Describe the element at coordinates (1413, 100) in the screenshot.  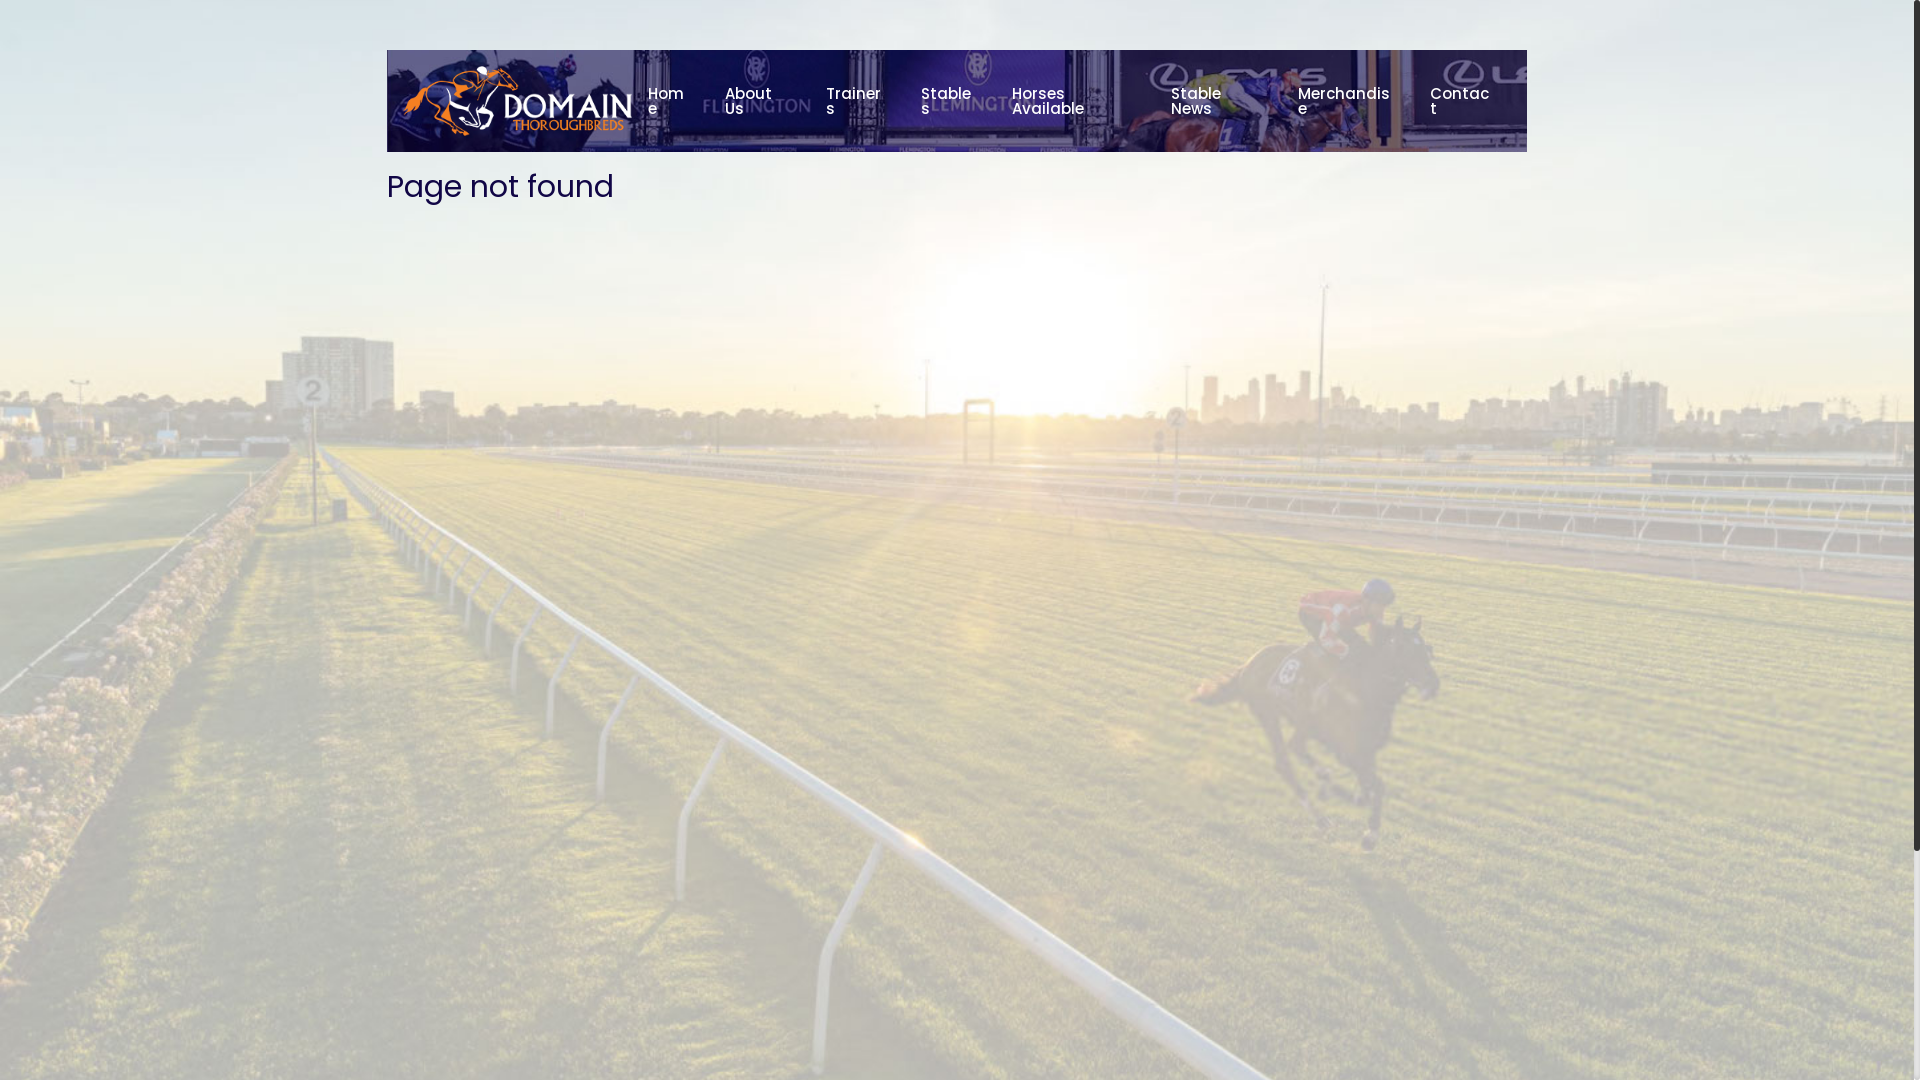
I see `'Contact'` at that location.